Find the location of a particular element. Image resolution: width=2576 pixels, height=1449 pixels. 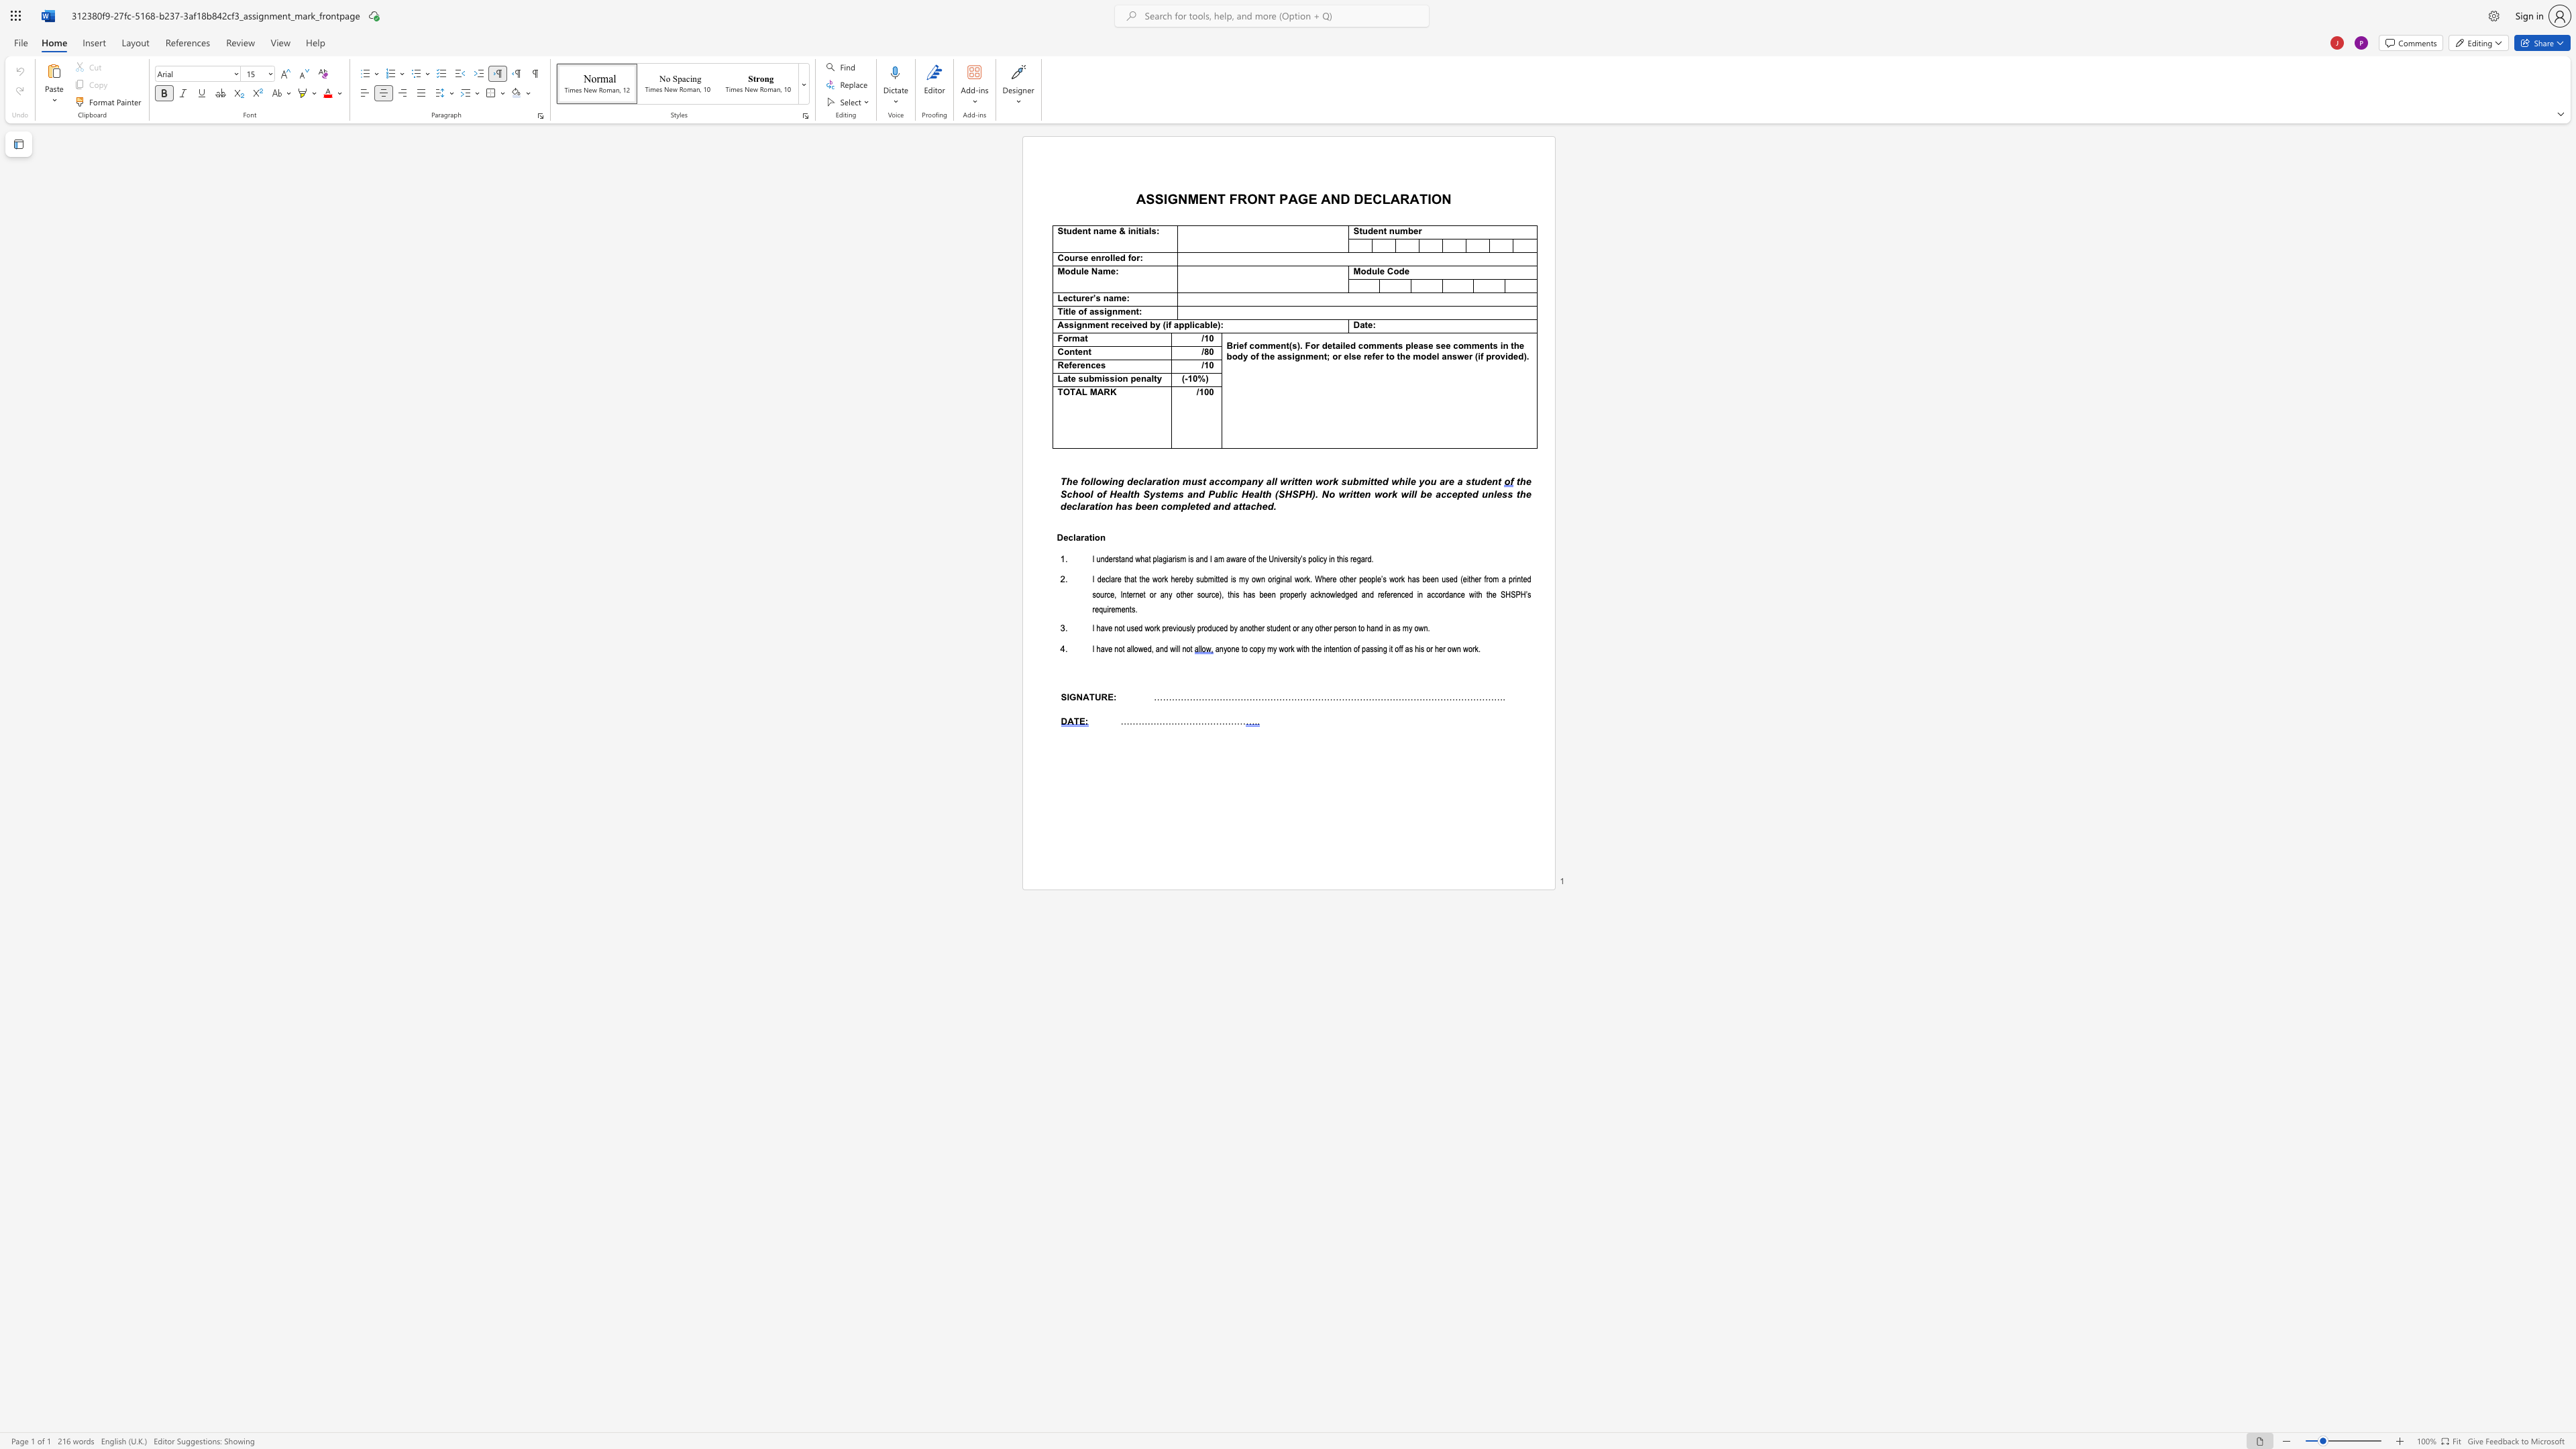

the subset text "erence" within the text "References" is located at coordinates (1071, 364).